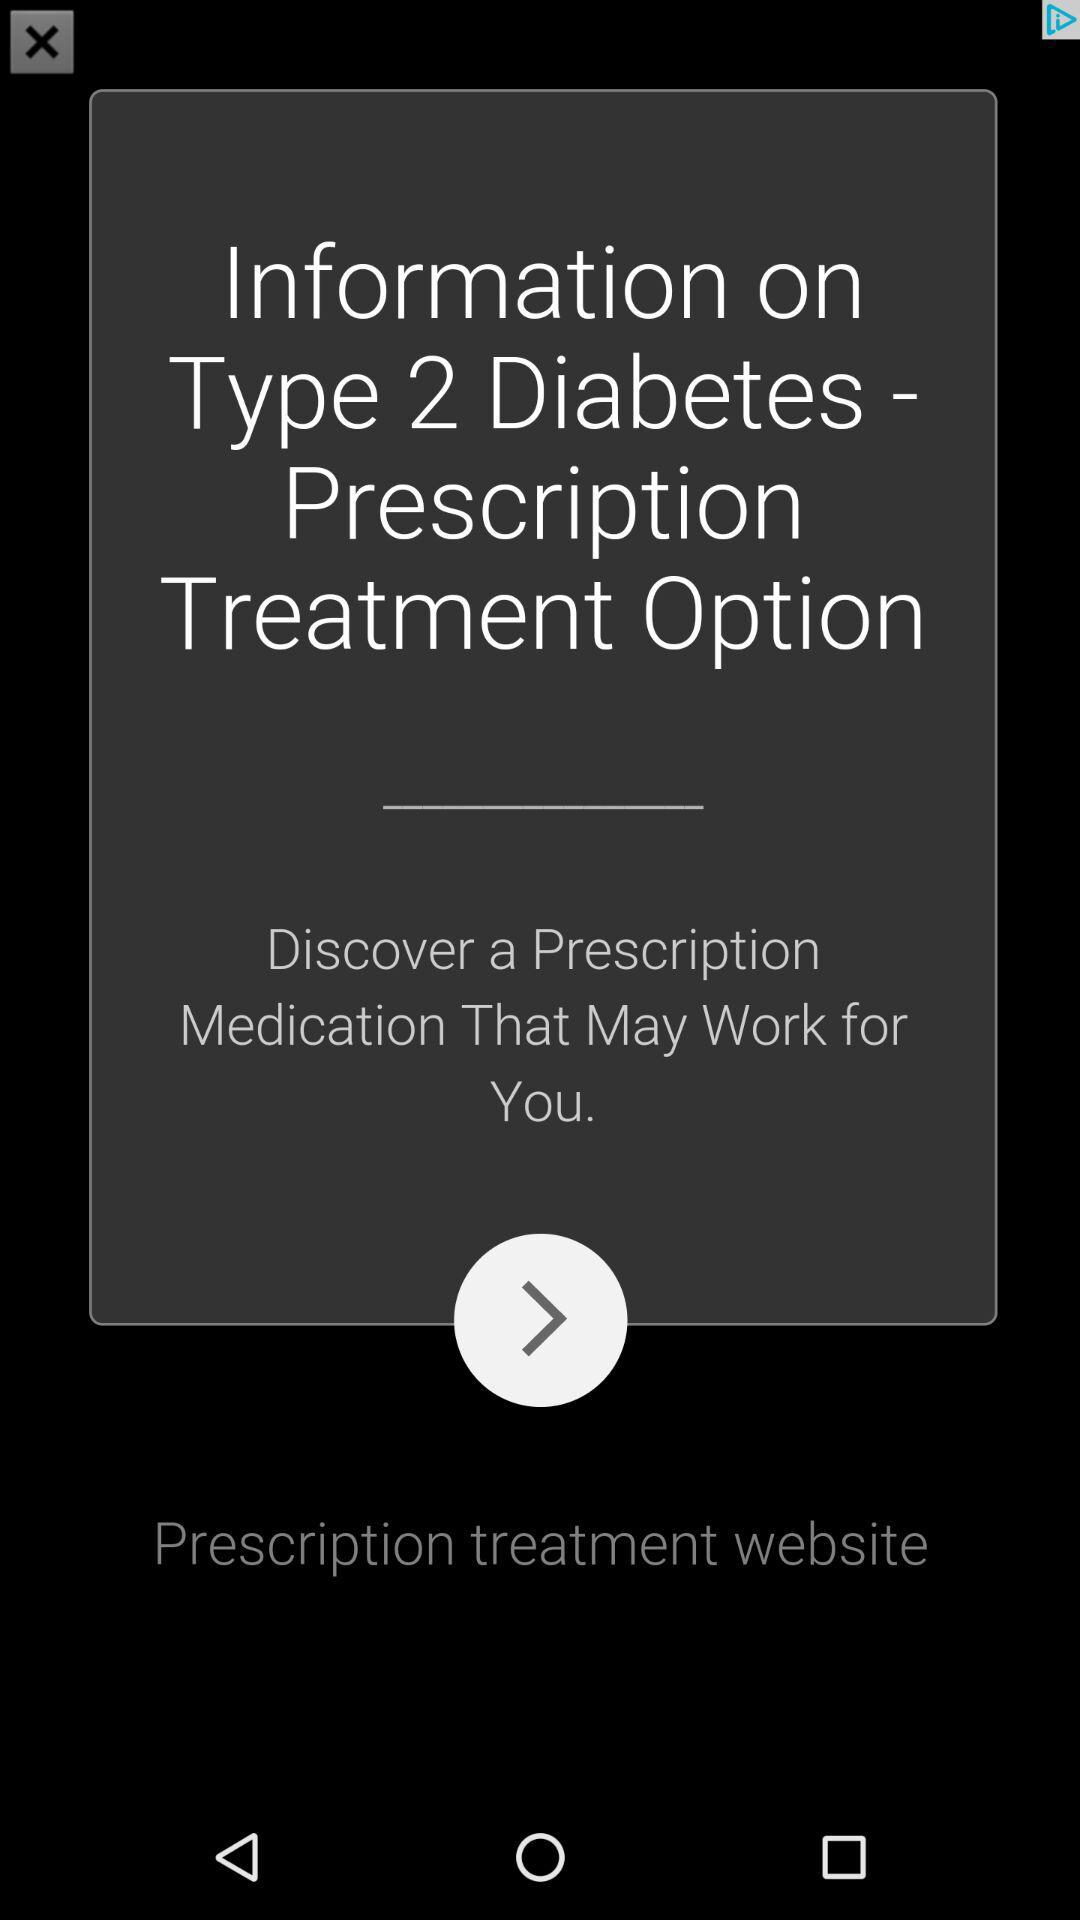 The height and width of the screenshot is (1920, 1080). I want to click on the close icon, so click(42, 44).